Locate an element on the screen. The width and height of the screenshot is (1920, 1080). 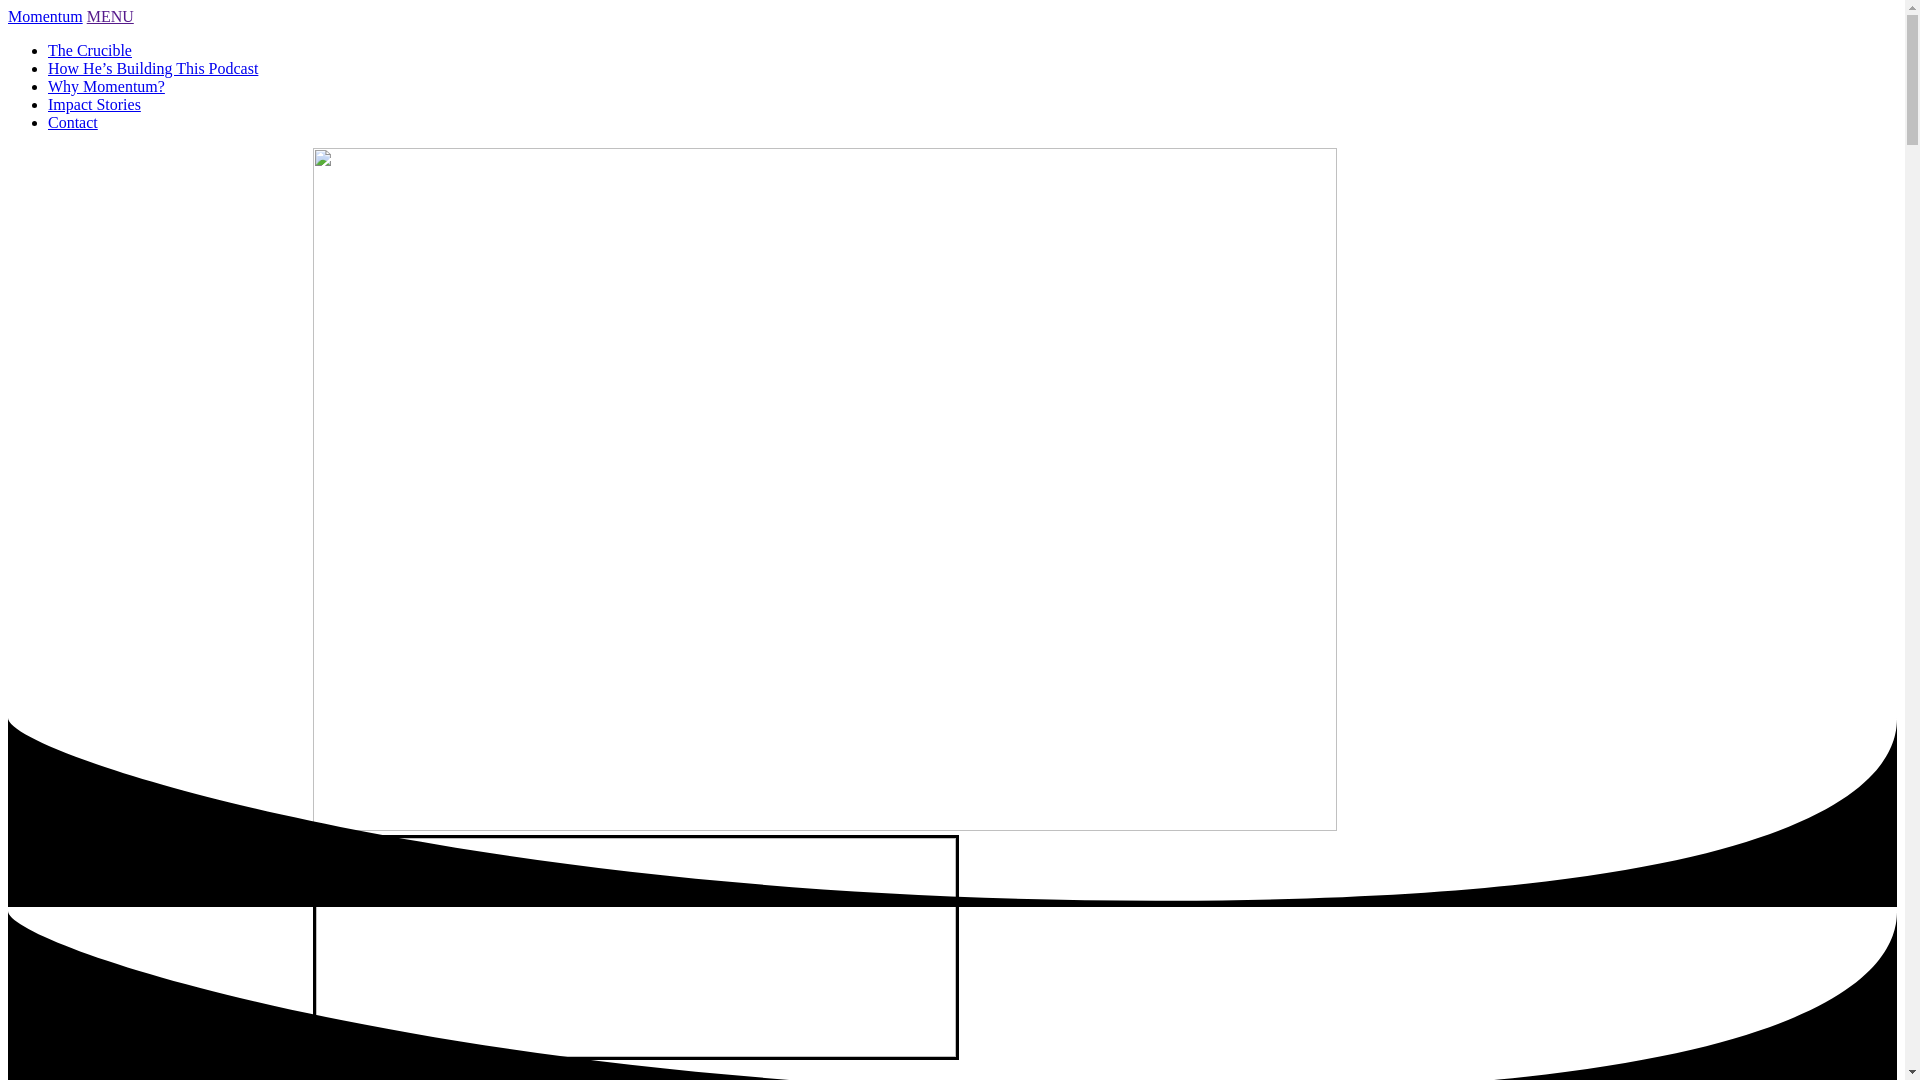
'Why Momentum?' is located at coordinates (105, 85).